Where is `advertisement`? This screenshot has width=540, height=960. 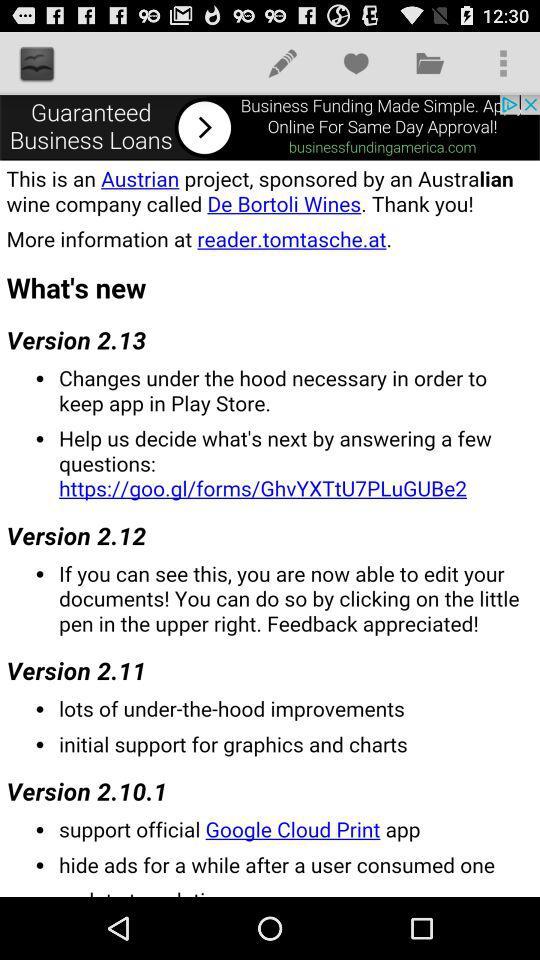
advertisement is located at coordinates (270, 126).